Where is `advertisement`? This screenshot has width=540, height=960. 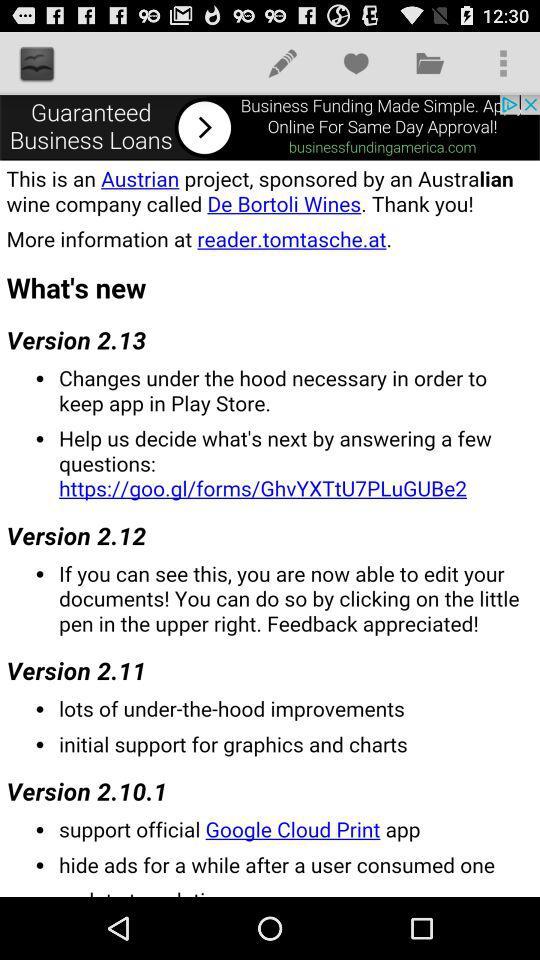
advertisement is located at coordinates (270, 126).